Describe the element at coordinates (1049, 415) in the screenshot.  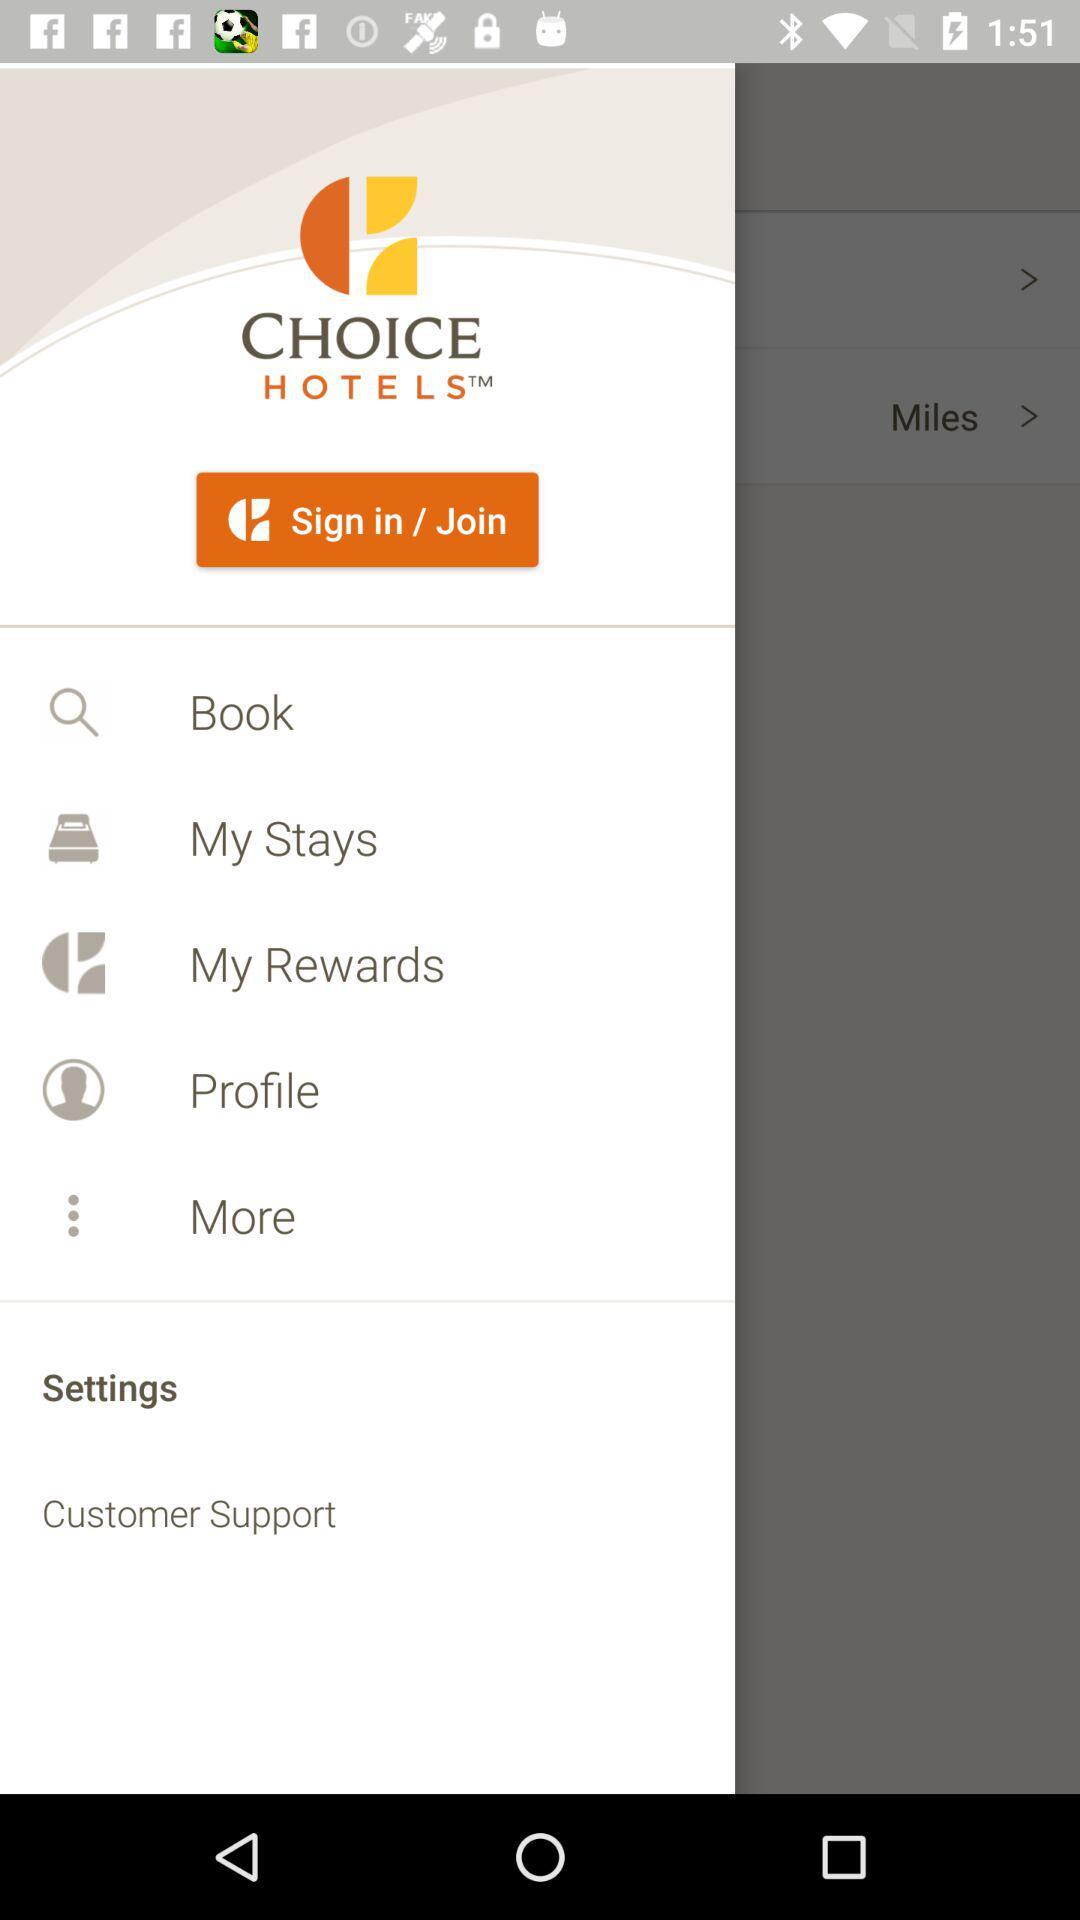
I see `the second right scroll` at that location.